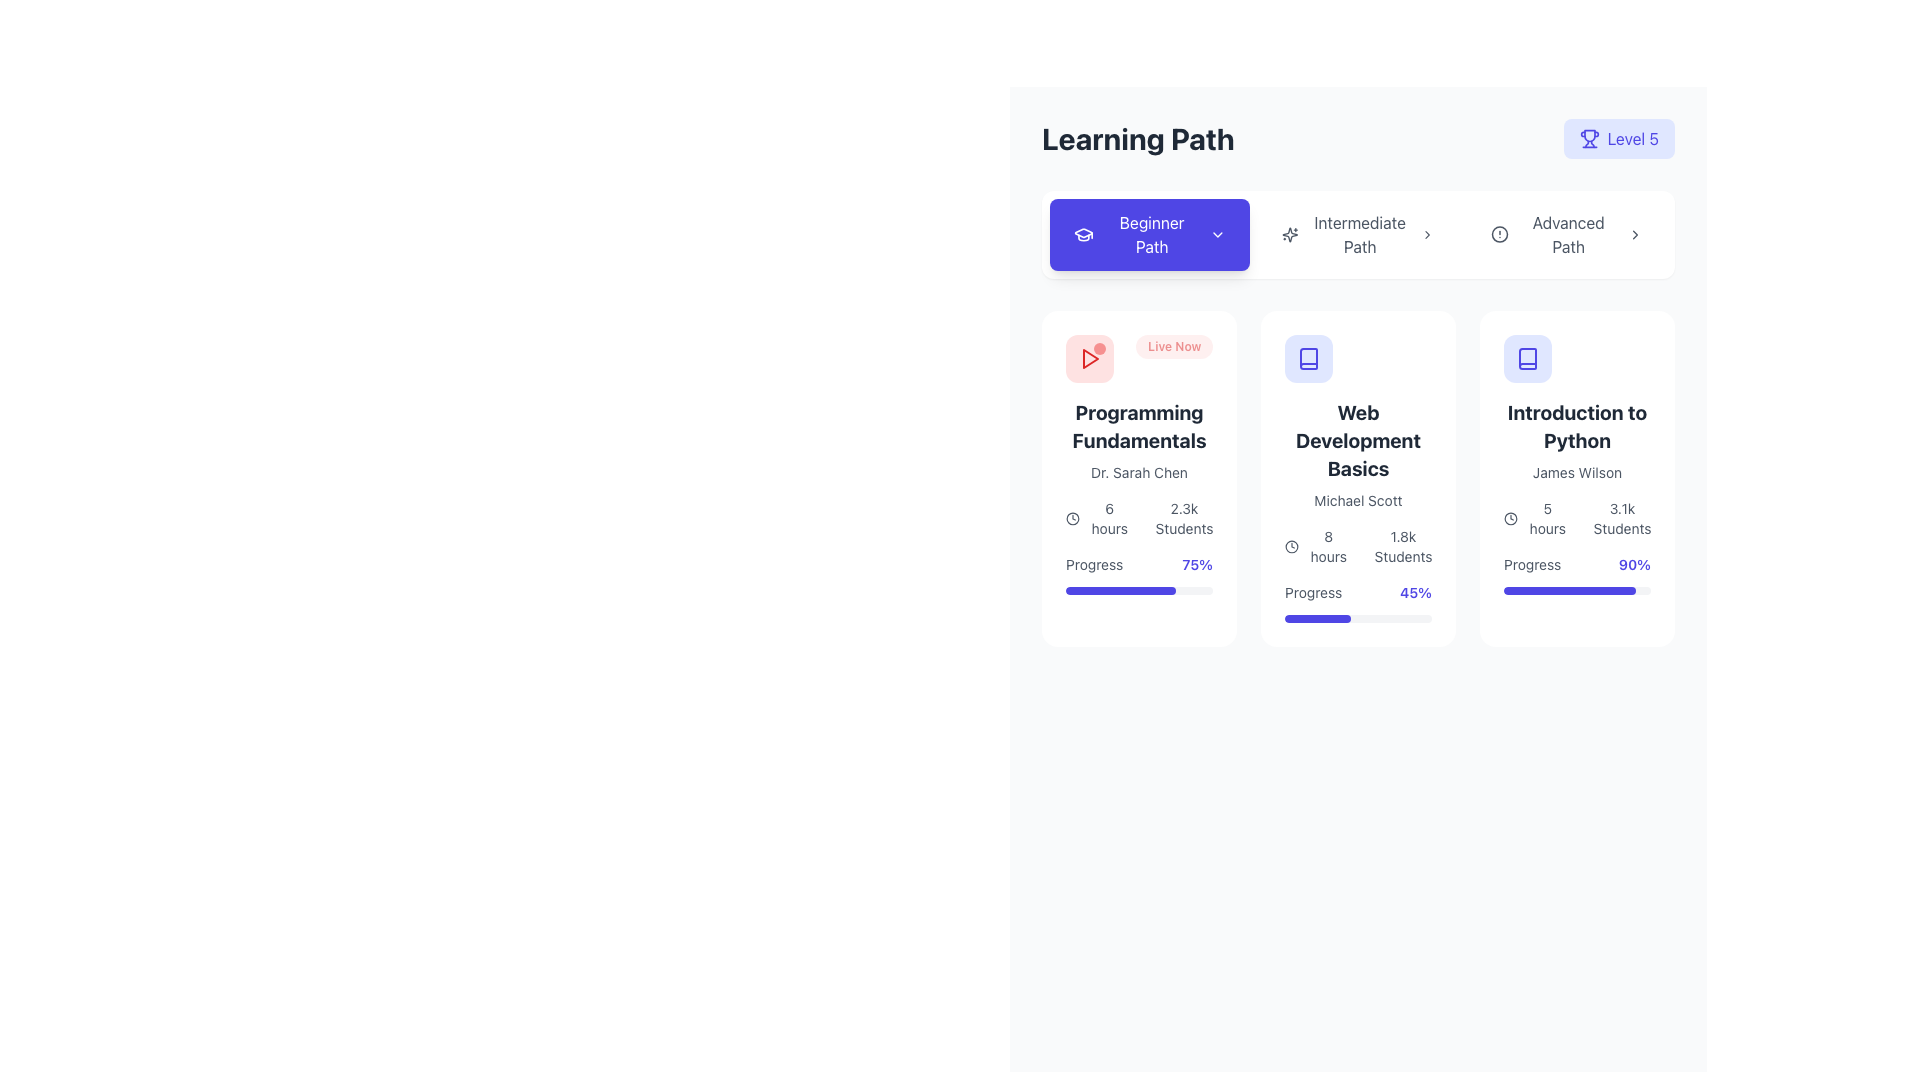  I want to click on the trophy icon located in the top-right corner of the interface, adjacent to the 'Level 5' text label, so click(1588, 137).